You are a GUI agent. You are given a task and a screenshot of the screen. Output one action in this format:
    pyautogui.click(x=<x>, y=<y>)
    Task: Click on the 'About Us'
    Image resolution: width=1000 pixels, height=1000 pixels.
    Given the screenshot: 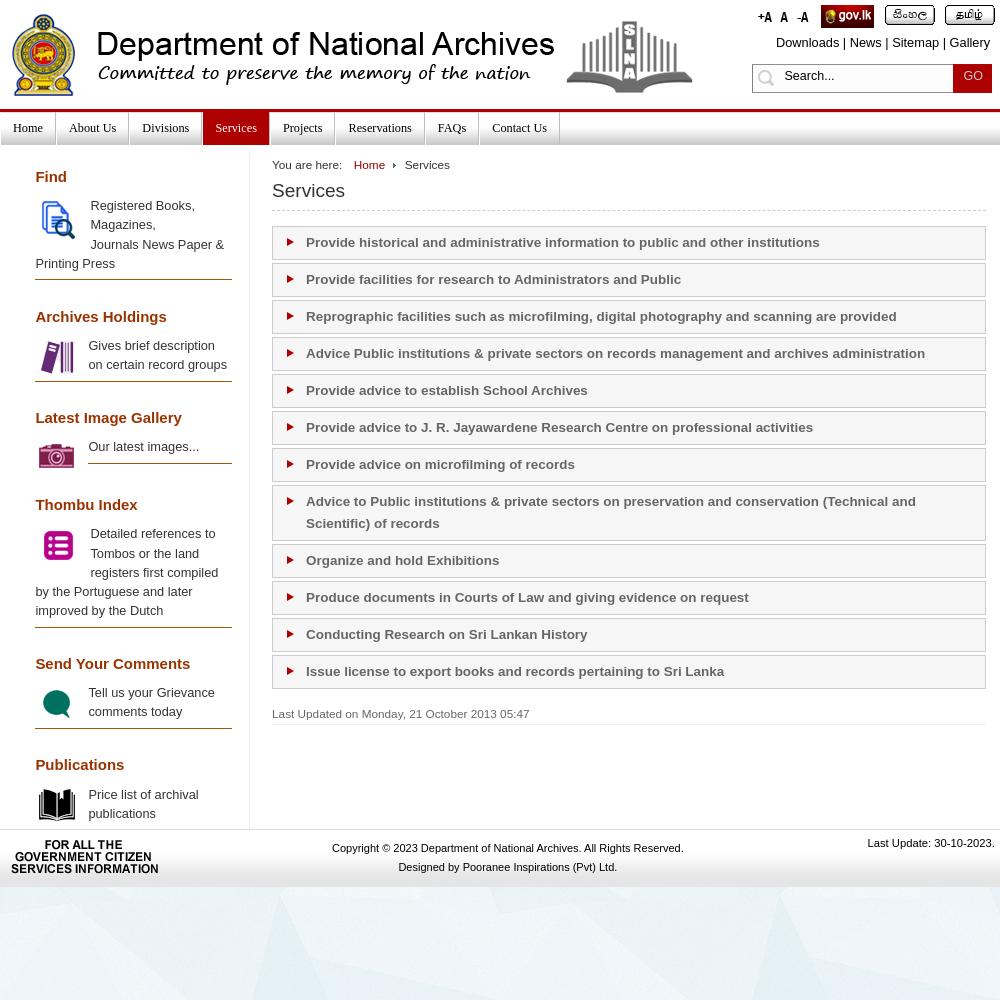 What is the action you would take?
    pyautogui.click(x=91, y=128)
    